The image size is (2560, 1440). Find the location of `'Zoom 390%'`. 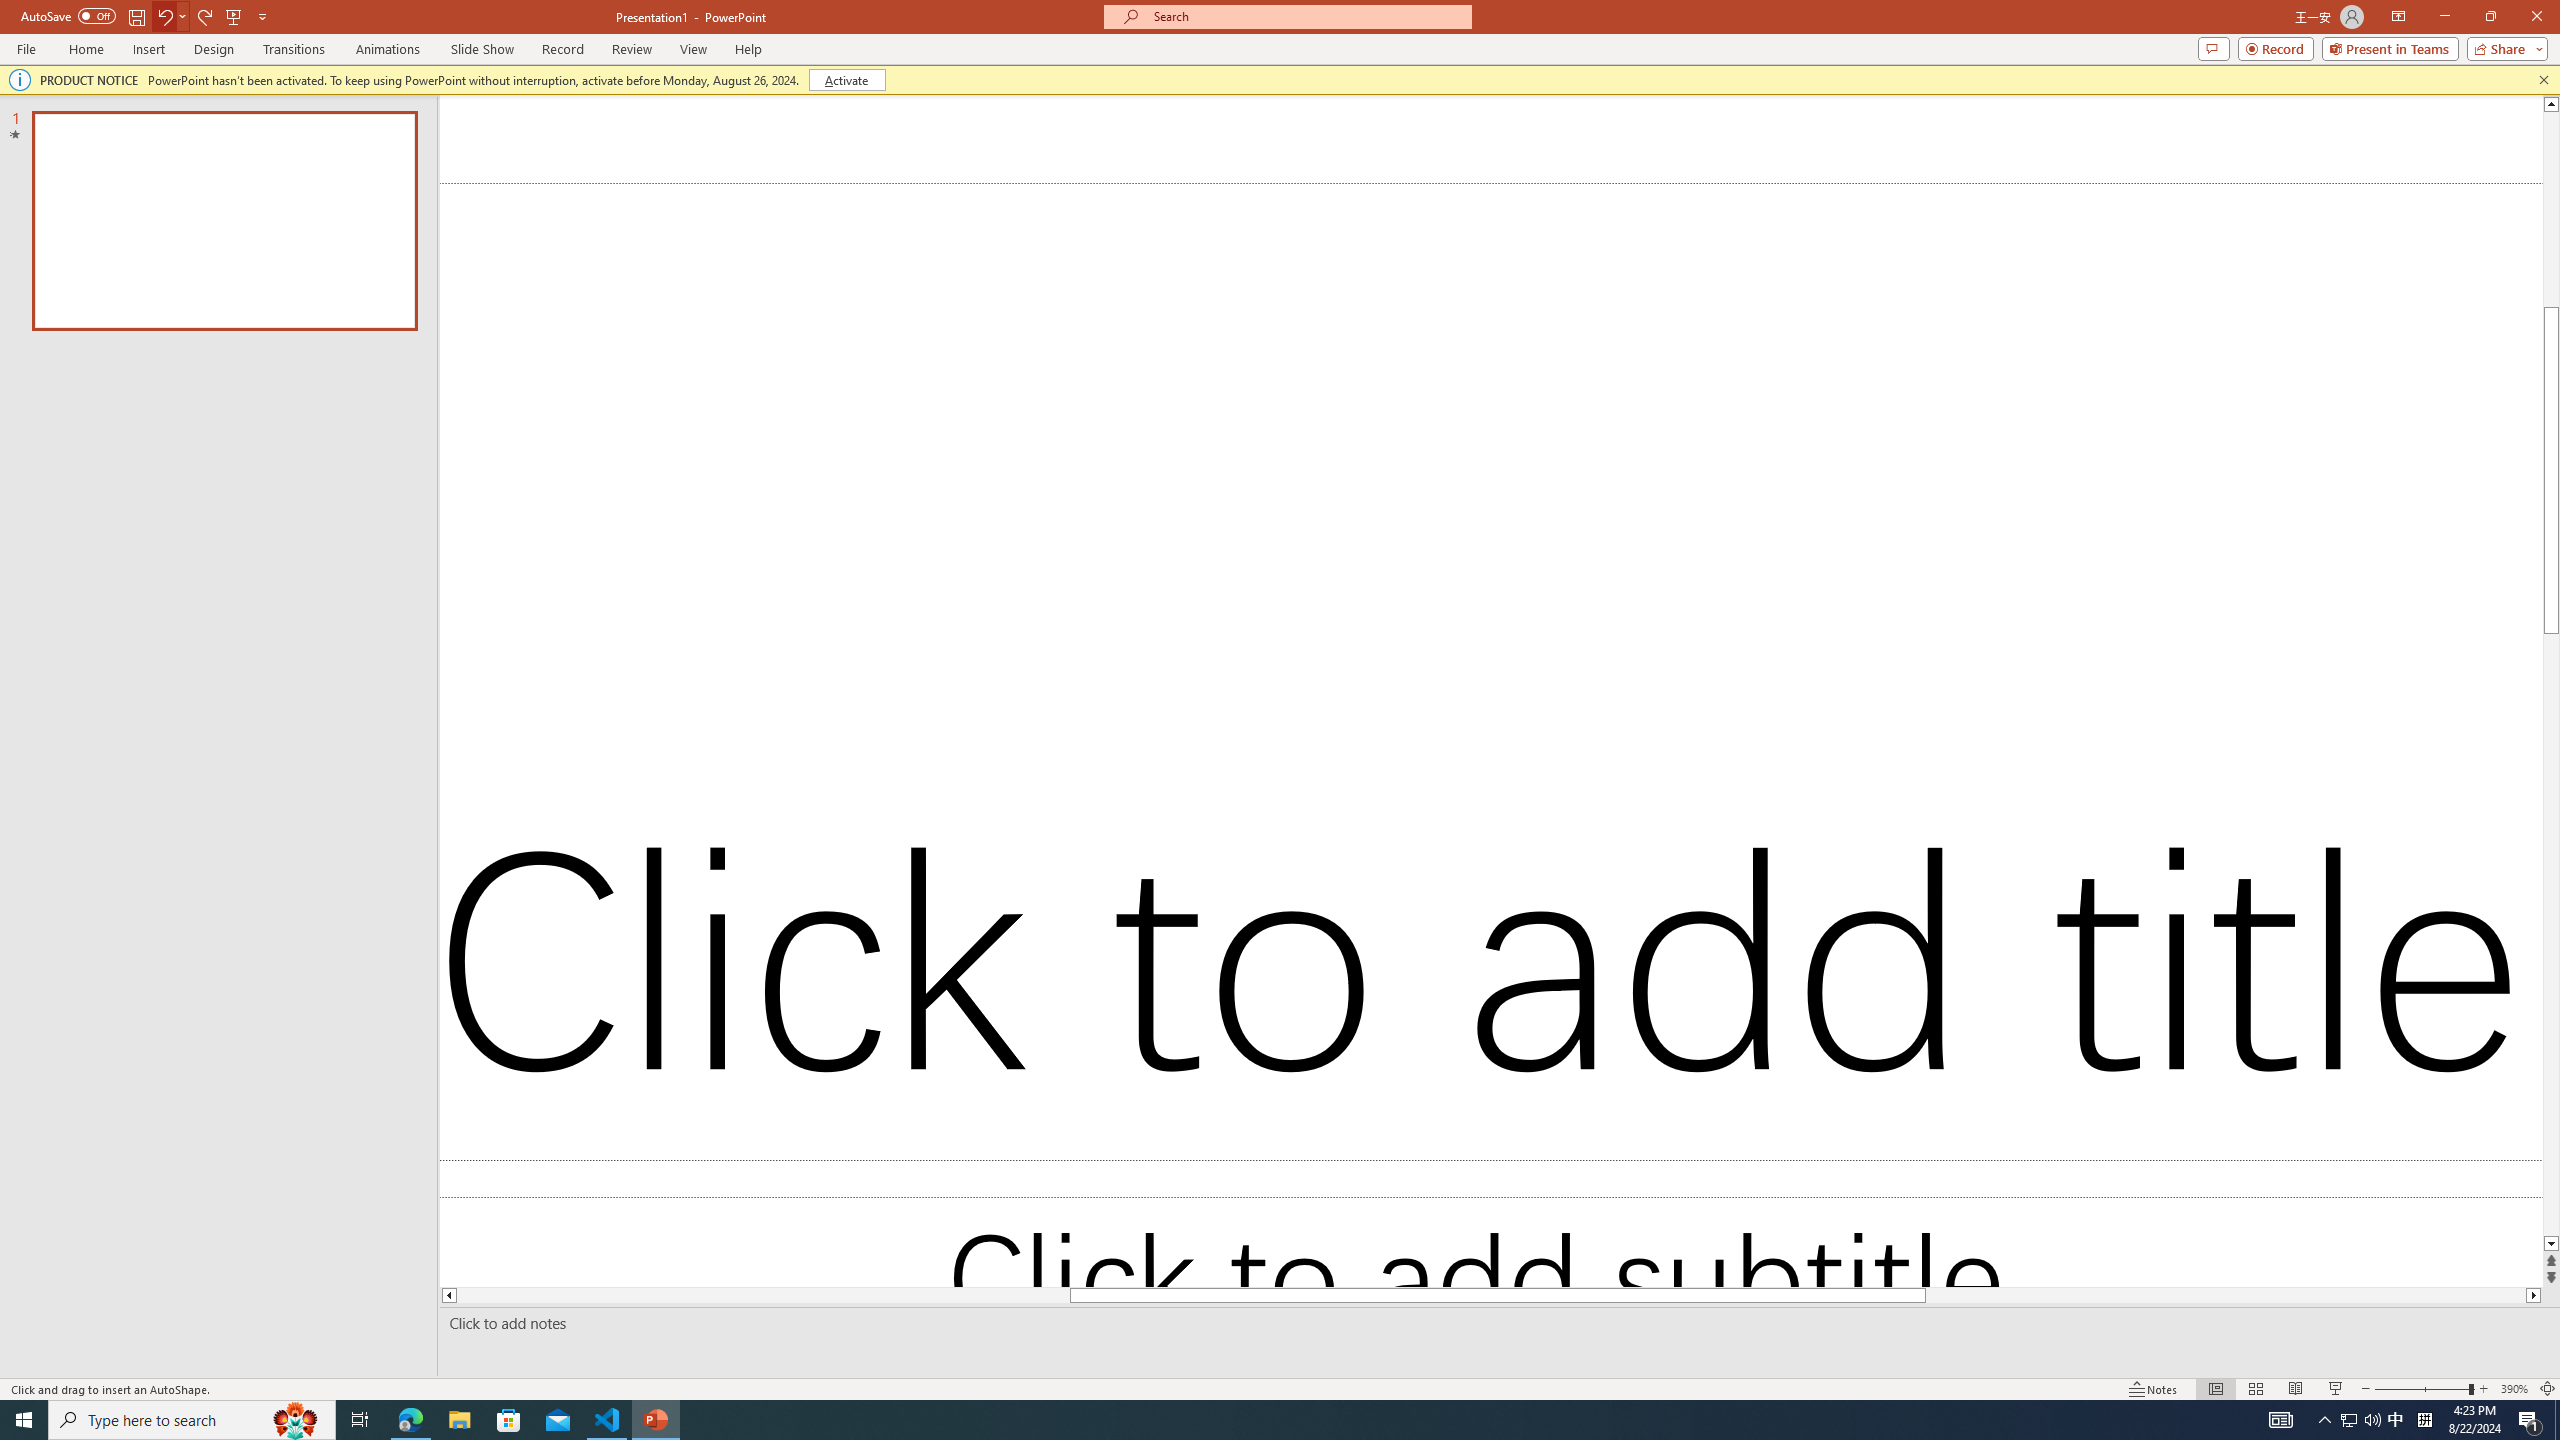

'Zoom 390%' is located at coordinates (2515, 1389).